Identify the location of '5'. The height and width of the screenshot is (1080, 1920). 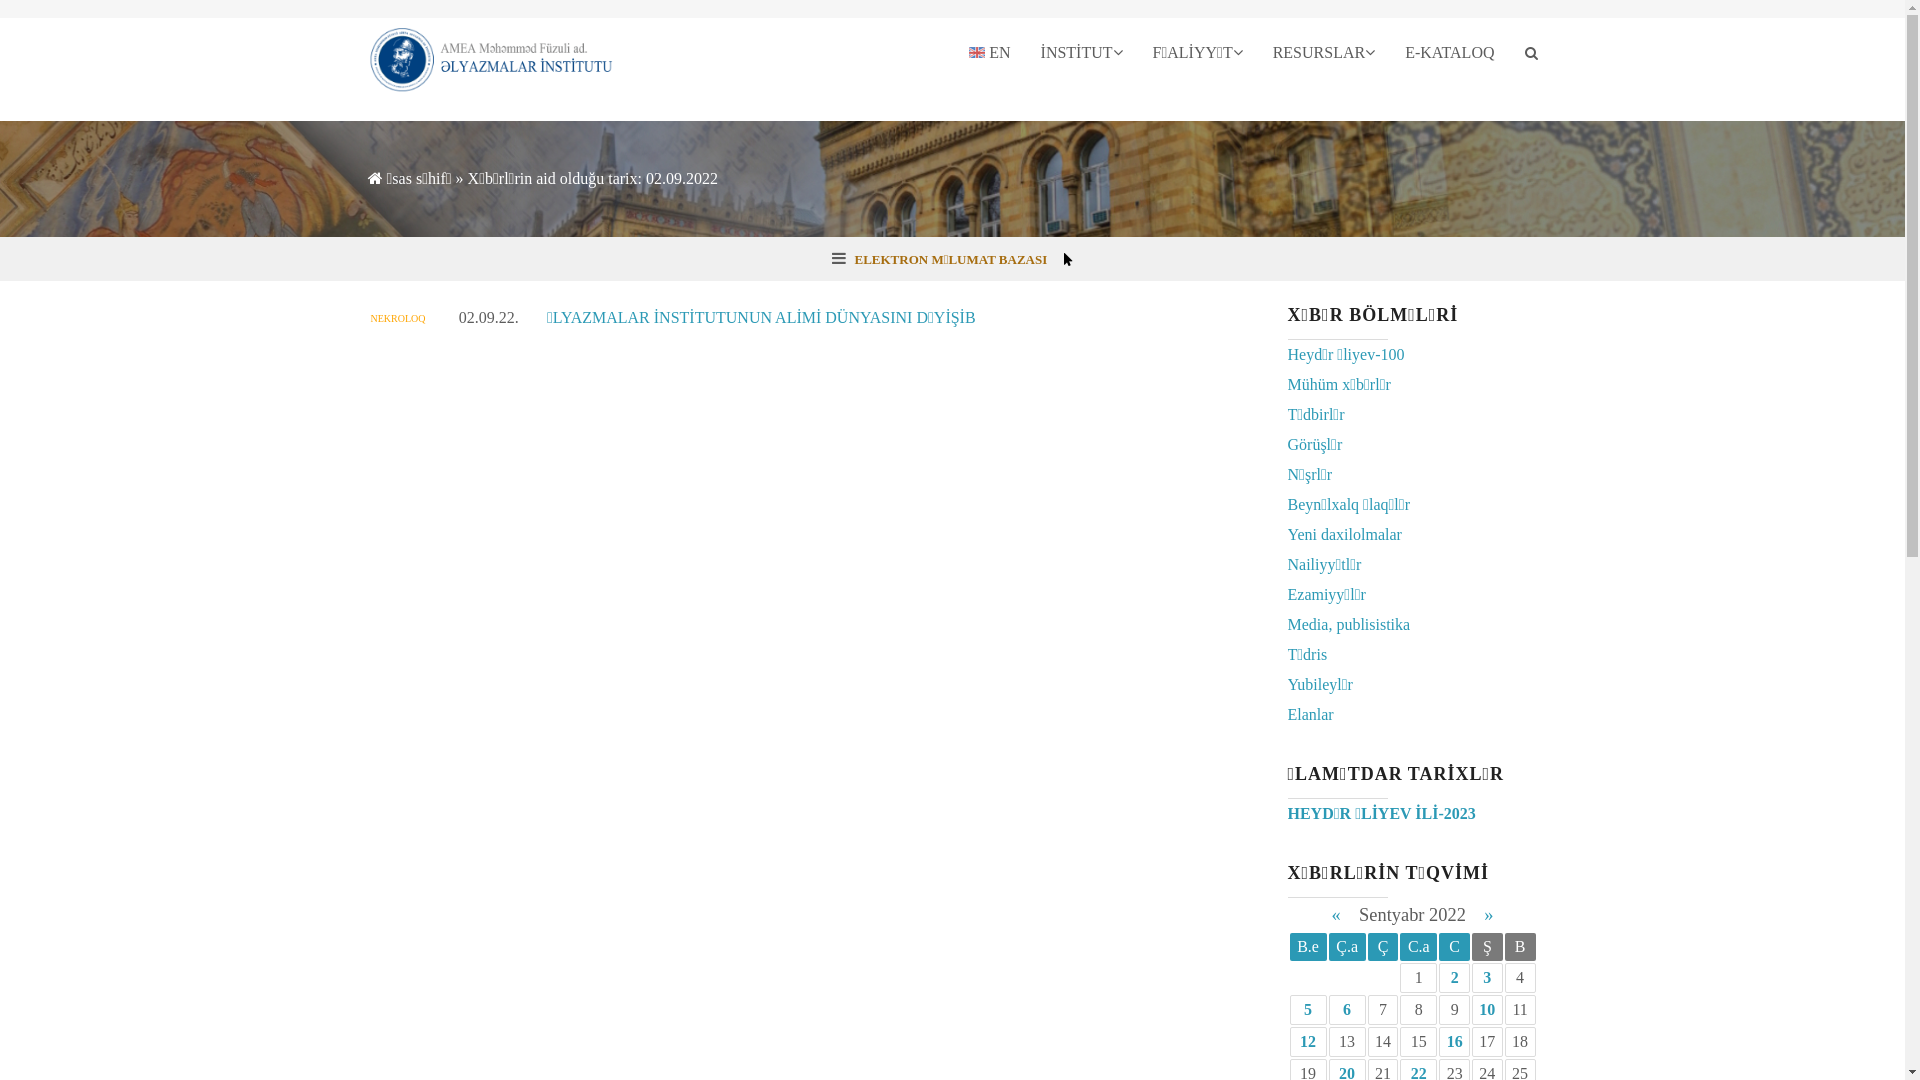
(1308, 1009).